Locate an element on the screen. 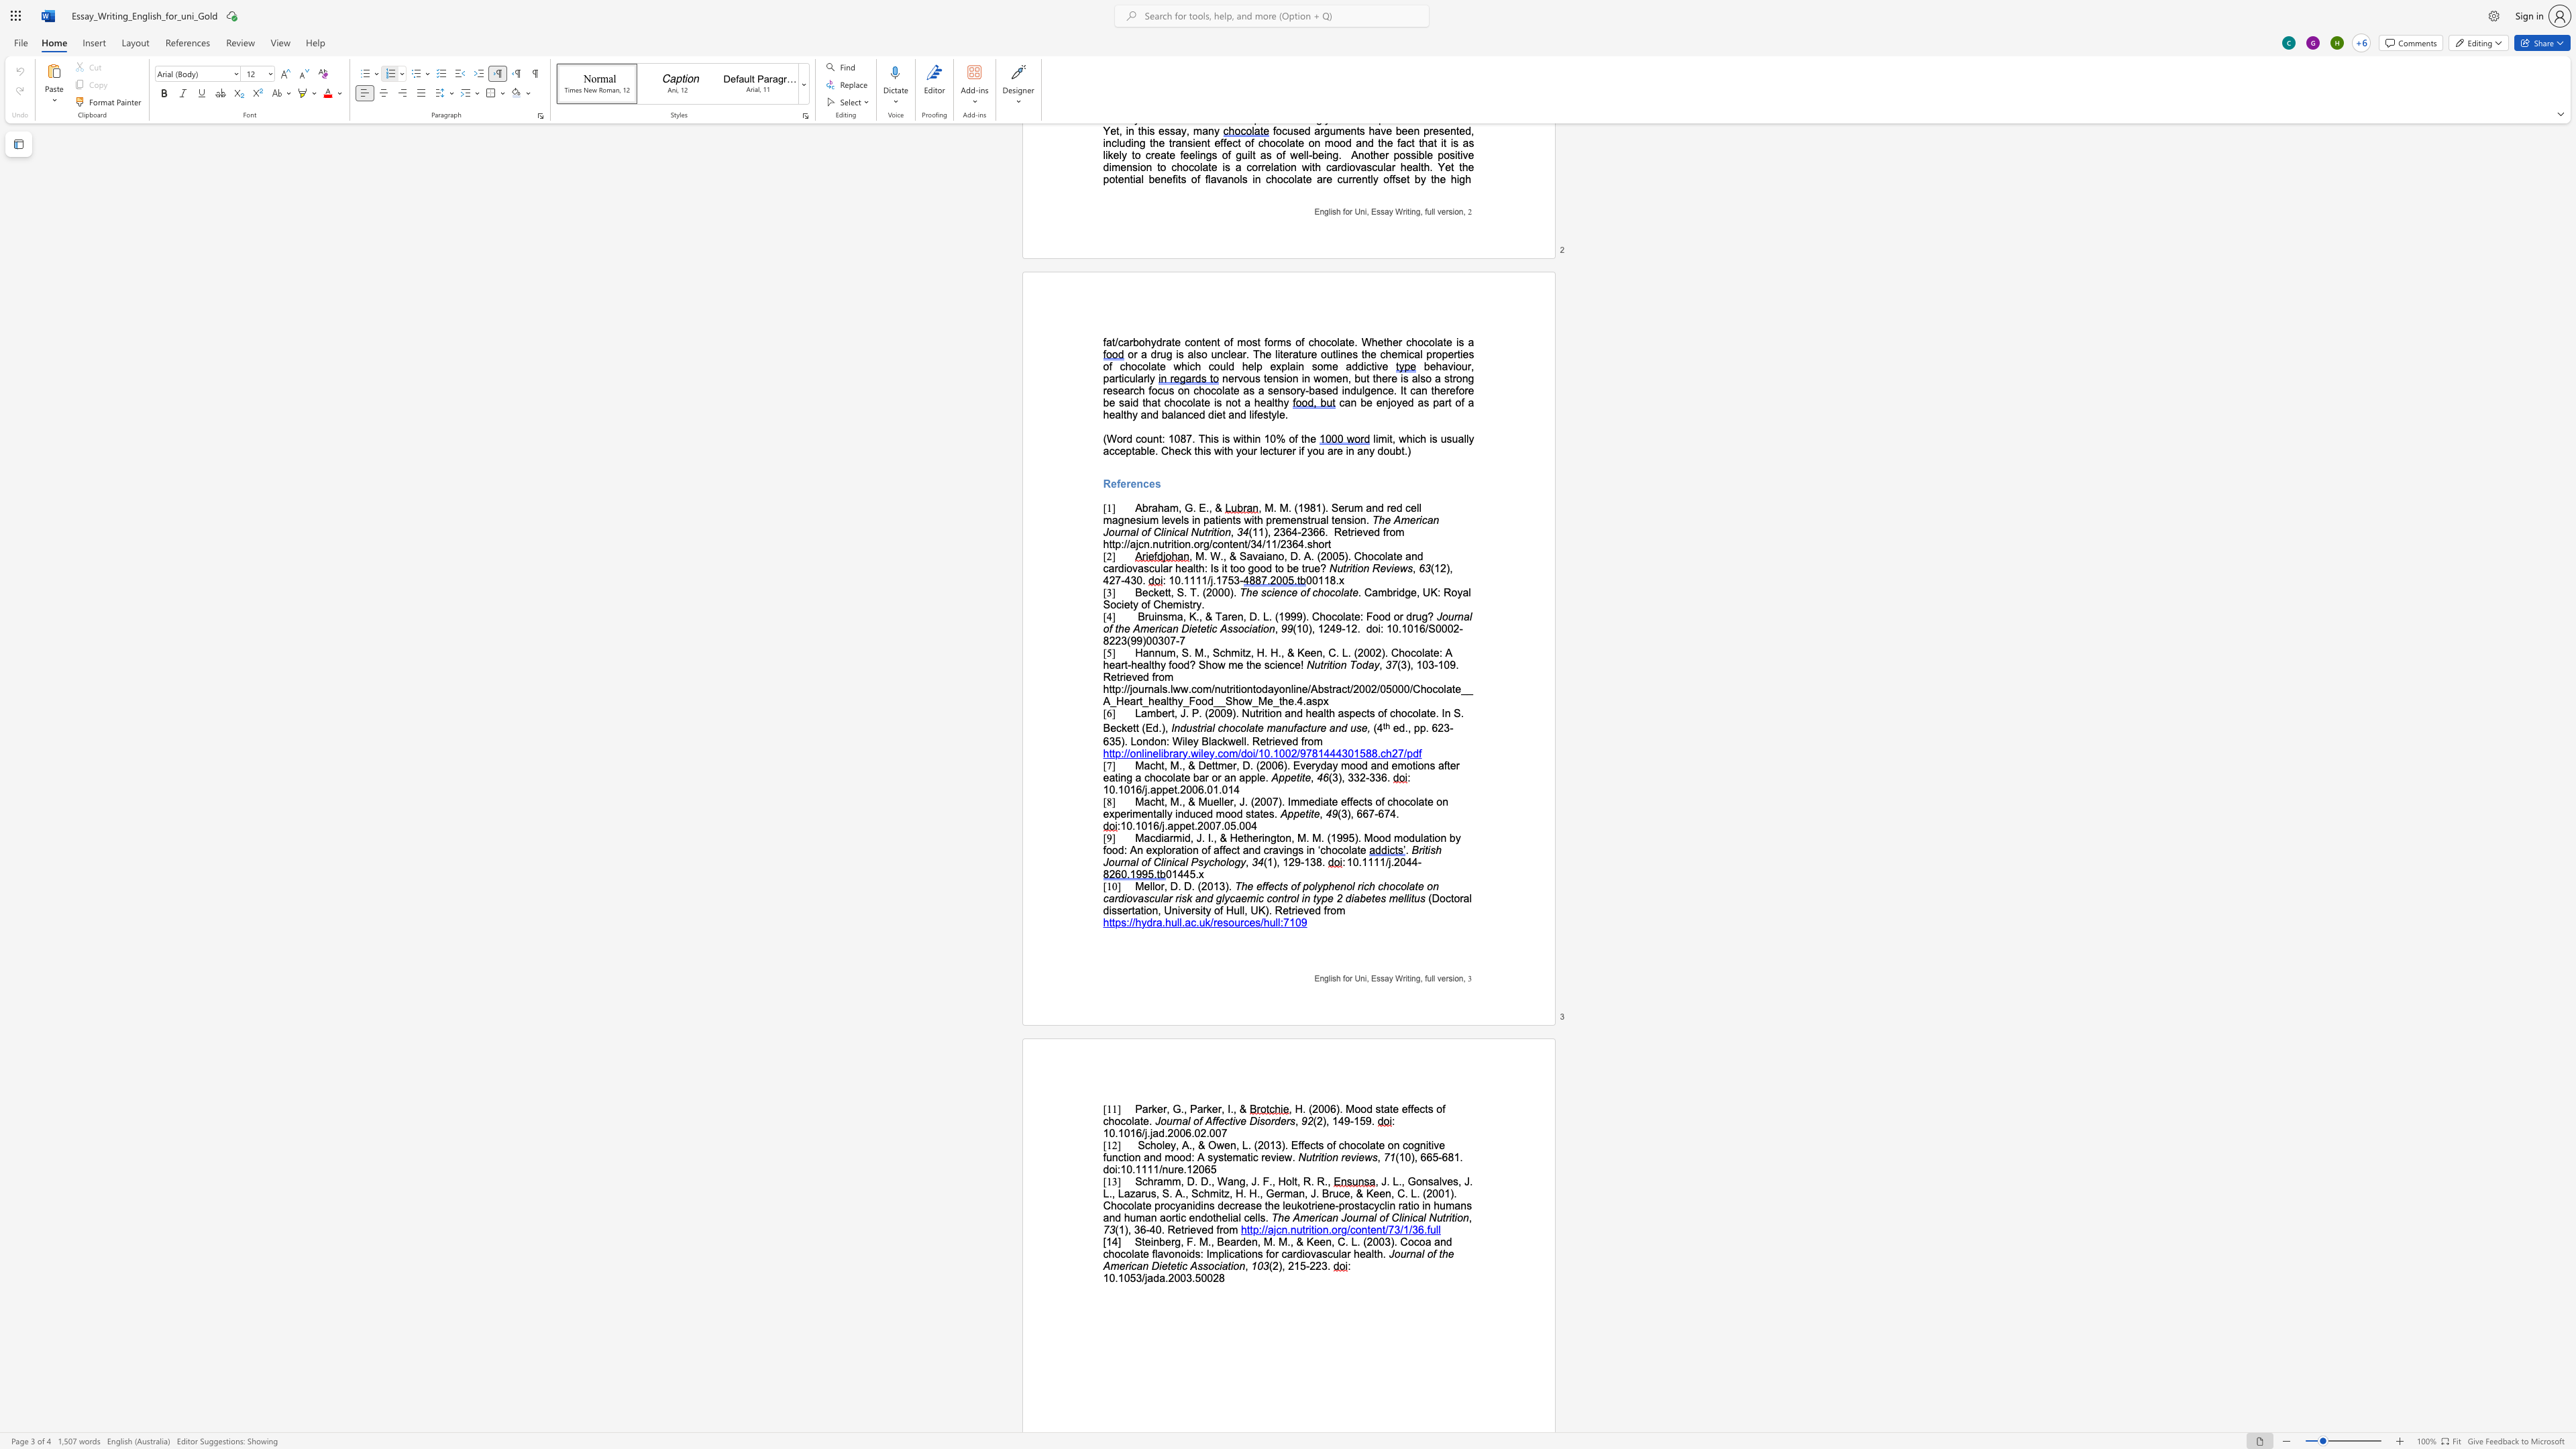 The width and height of the screenshot is (2576, 1449). the space between the continuous character "s" and "/" in the text is located at coordinates (1258, 922).